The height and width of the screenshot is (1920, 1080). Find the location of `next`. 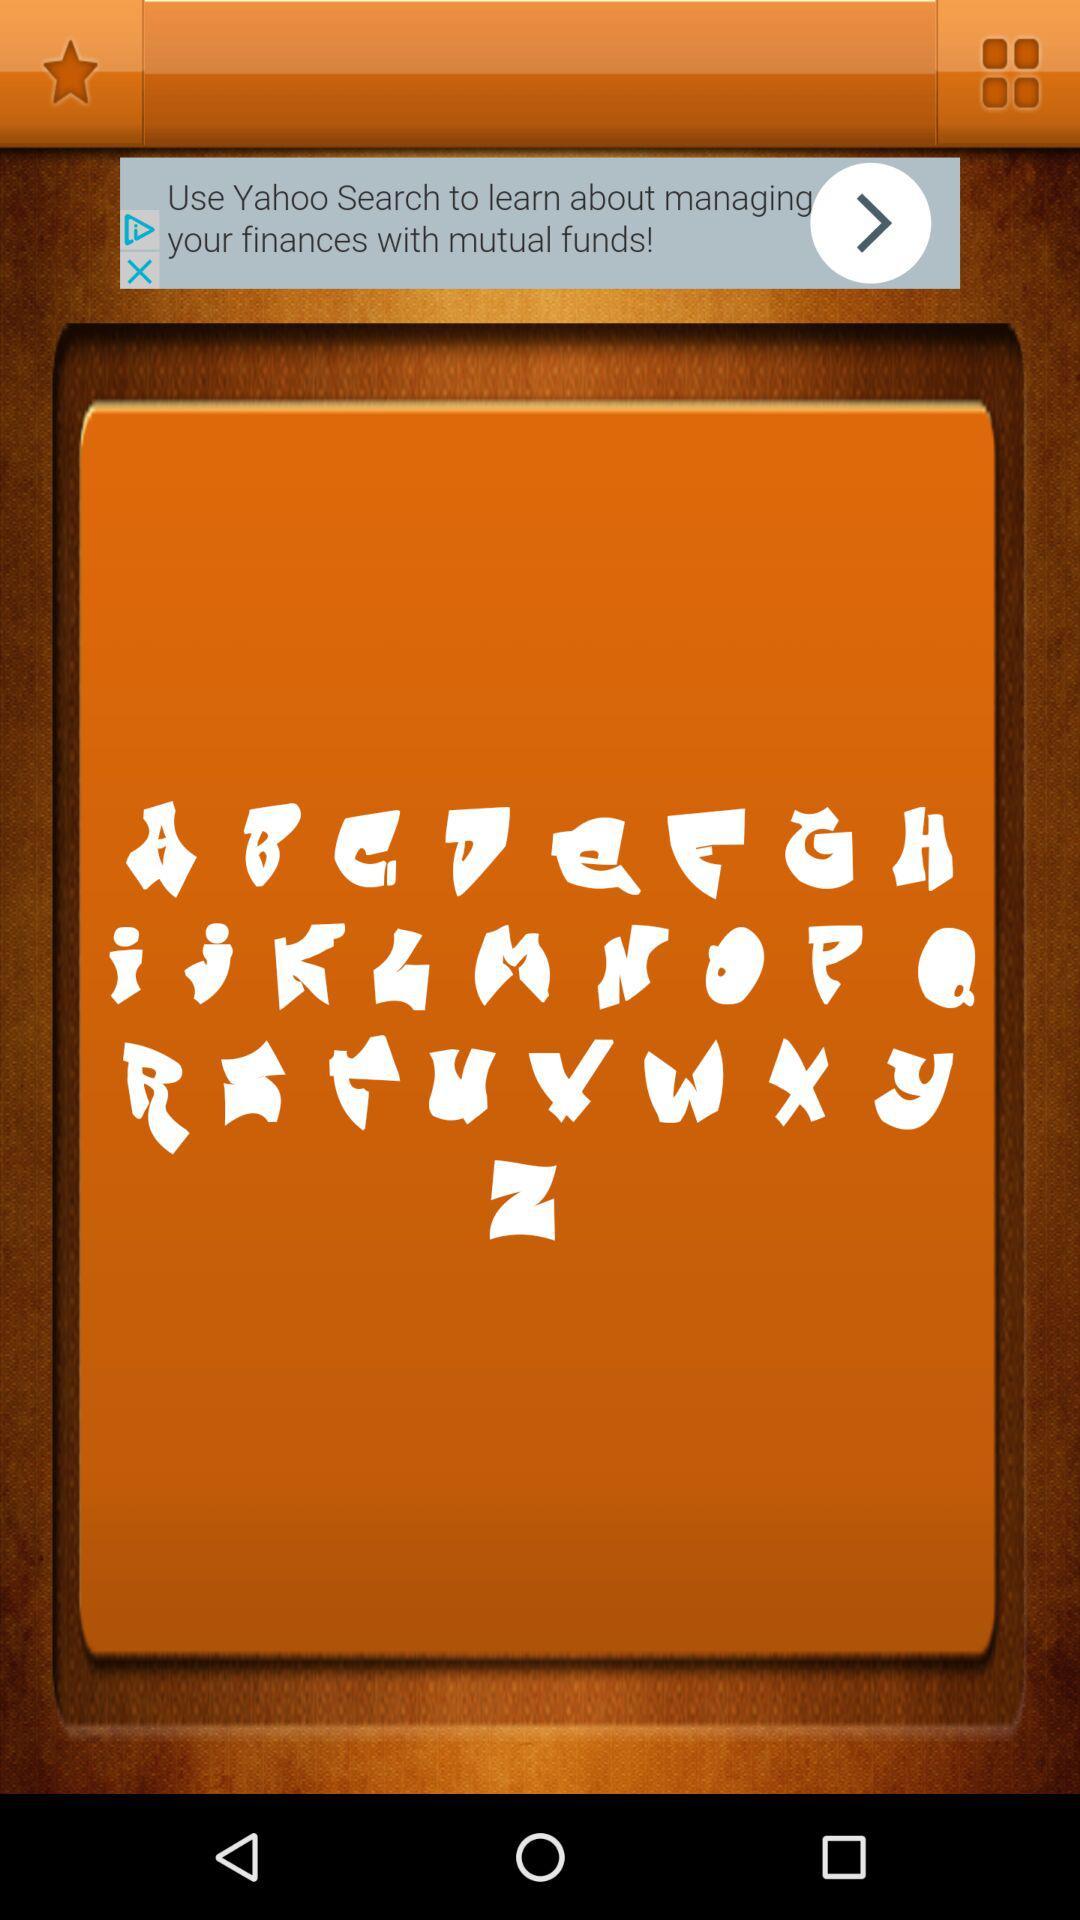

next is located at coordinates (540, 223).